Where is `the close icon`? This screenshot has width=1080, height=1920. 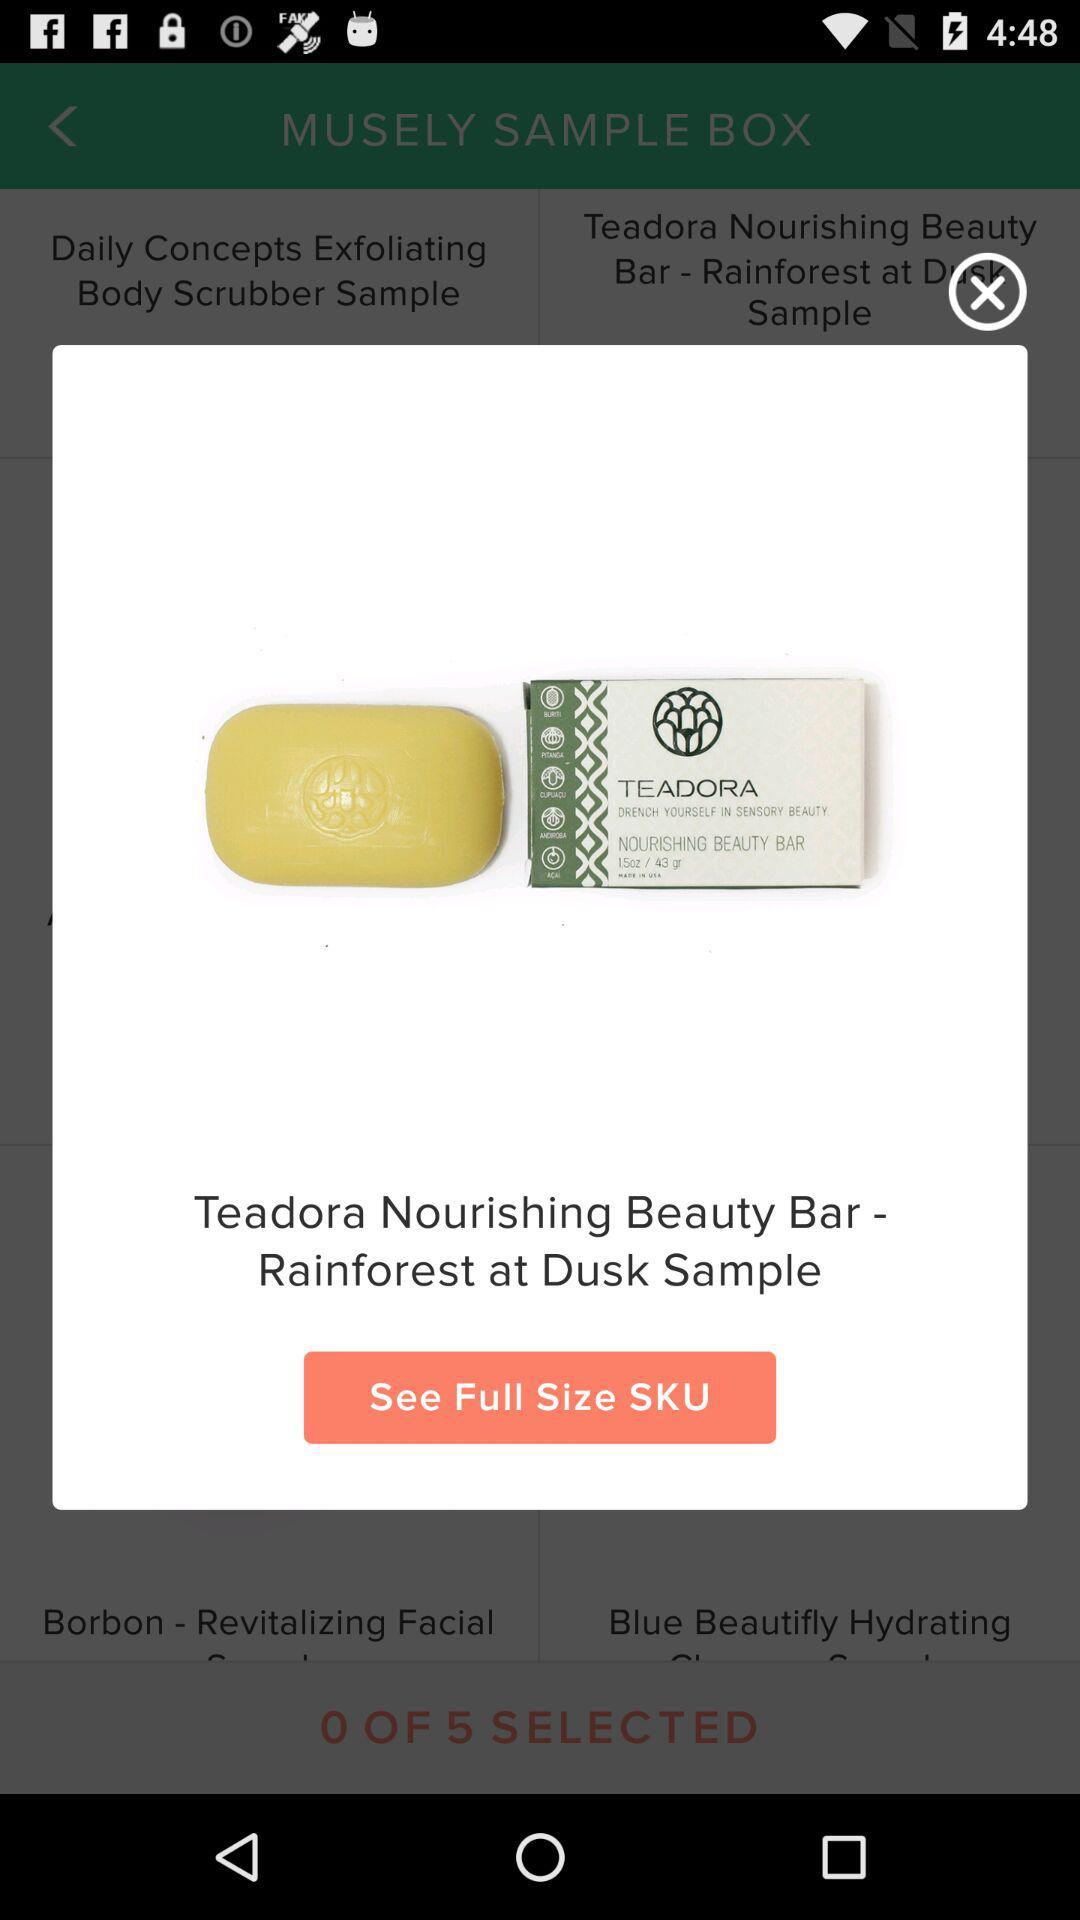 the close icon is located at coordinates (987, 301).